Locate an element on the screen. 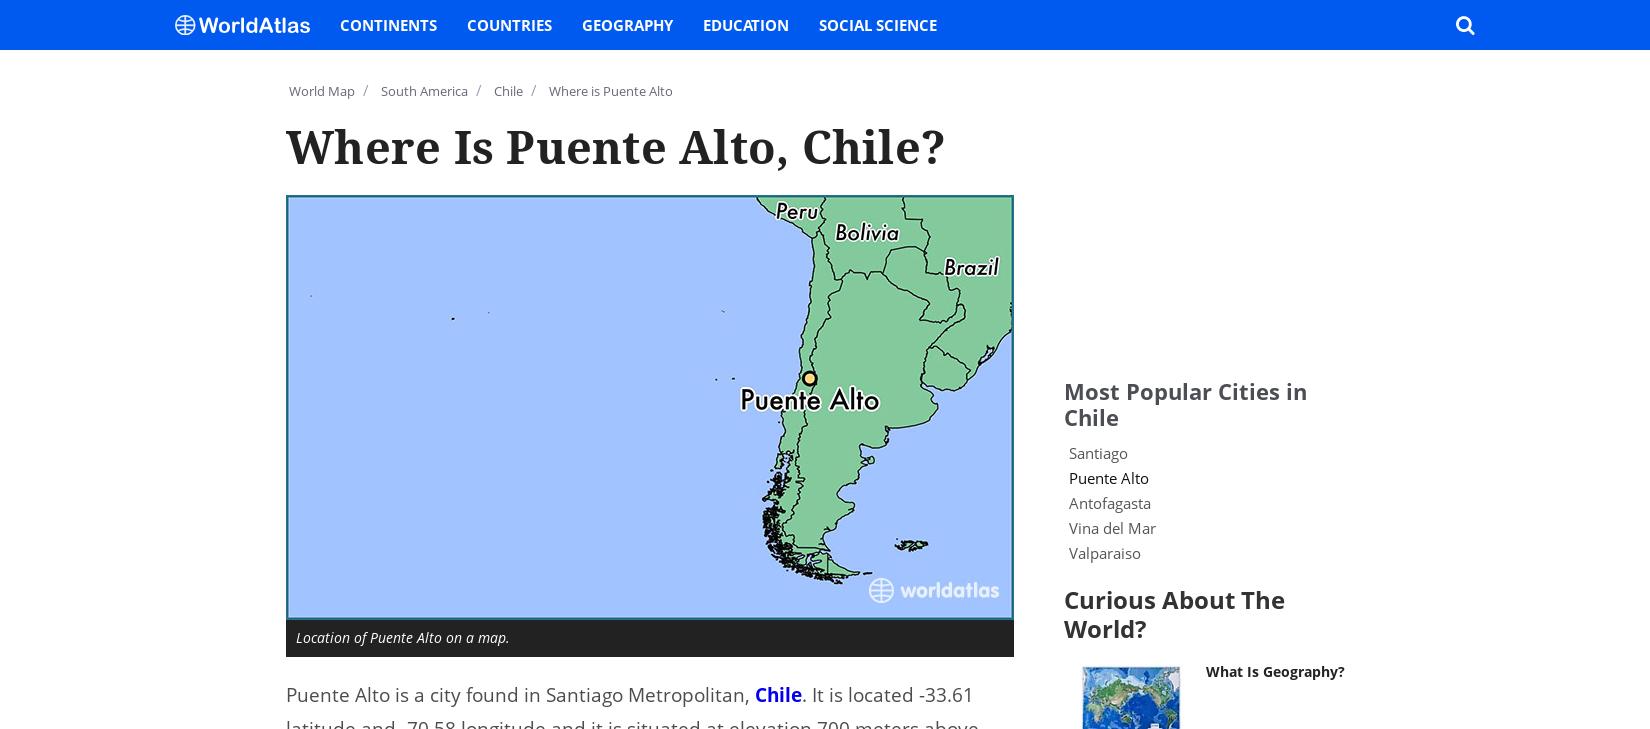 The image size is (1650, 729). 'Santiago' is located at coordinates (1097, 451).